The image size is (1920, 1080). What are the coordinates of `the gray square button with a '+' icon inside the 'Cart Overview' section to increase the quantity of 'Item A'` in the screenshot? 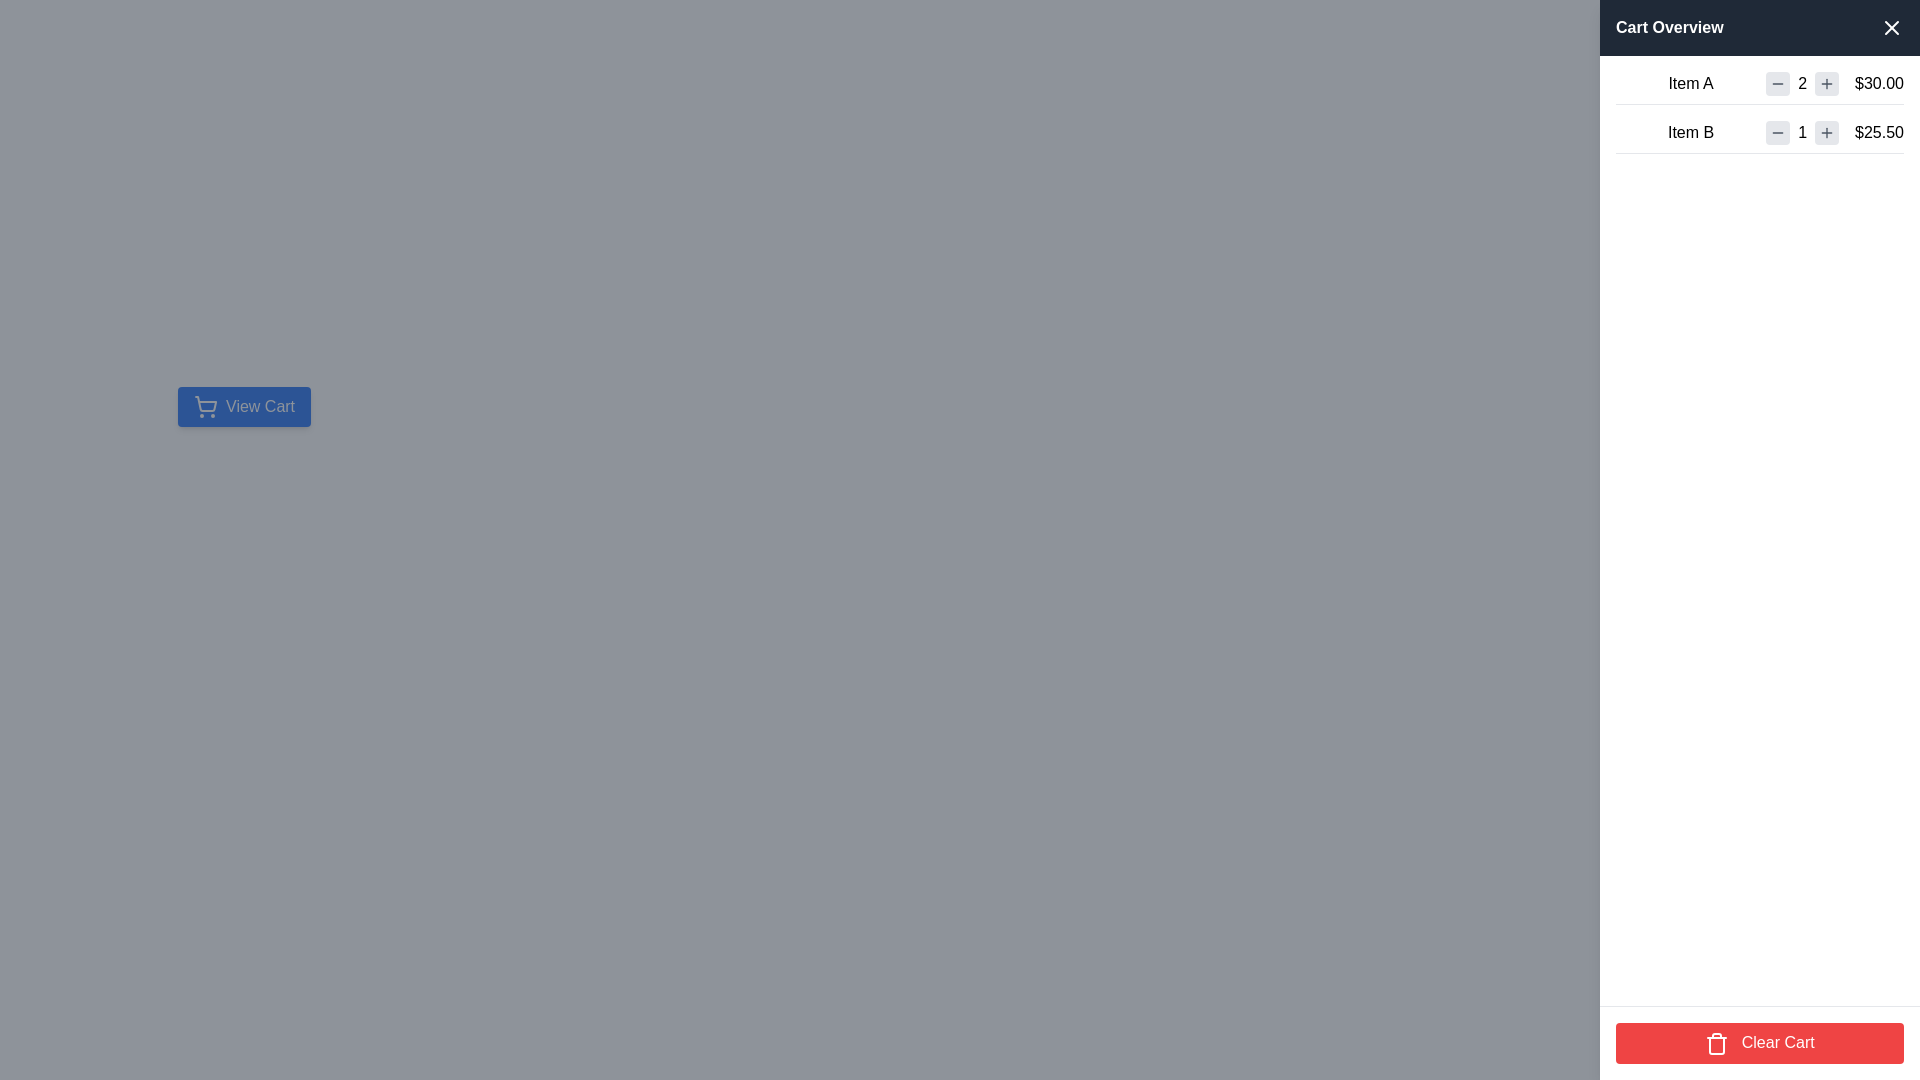 It's located at (1827, 83).